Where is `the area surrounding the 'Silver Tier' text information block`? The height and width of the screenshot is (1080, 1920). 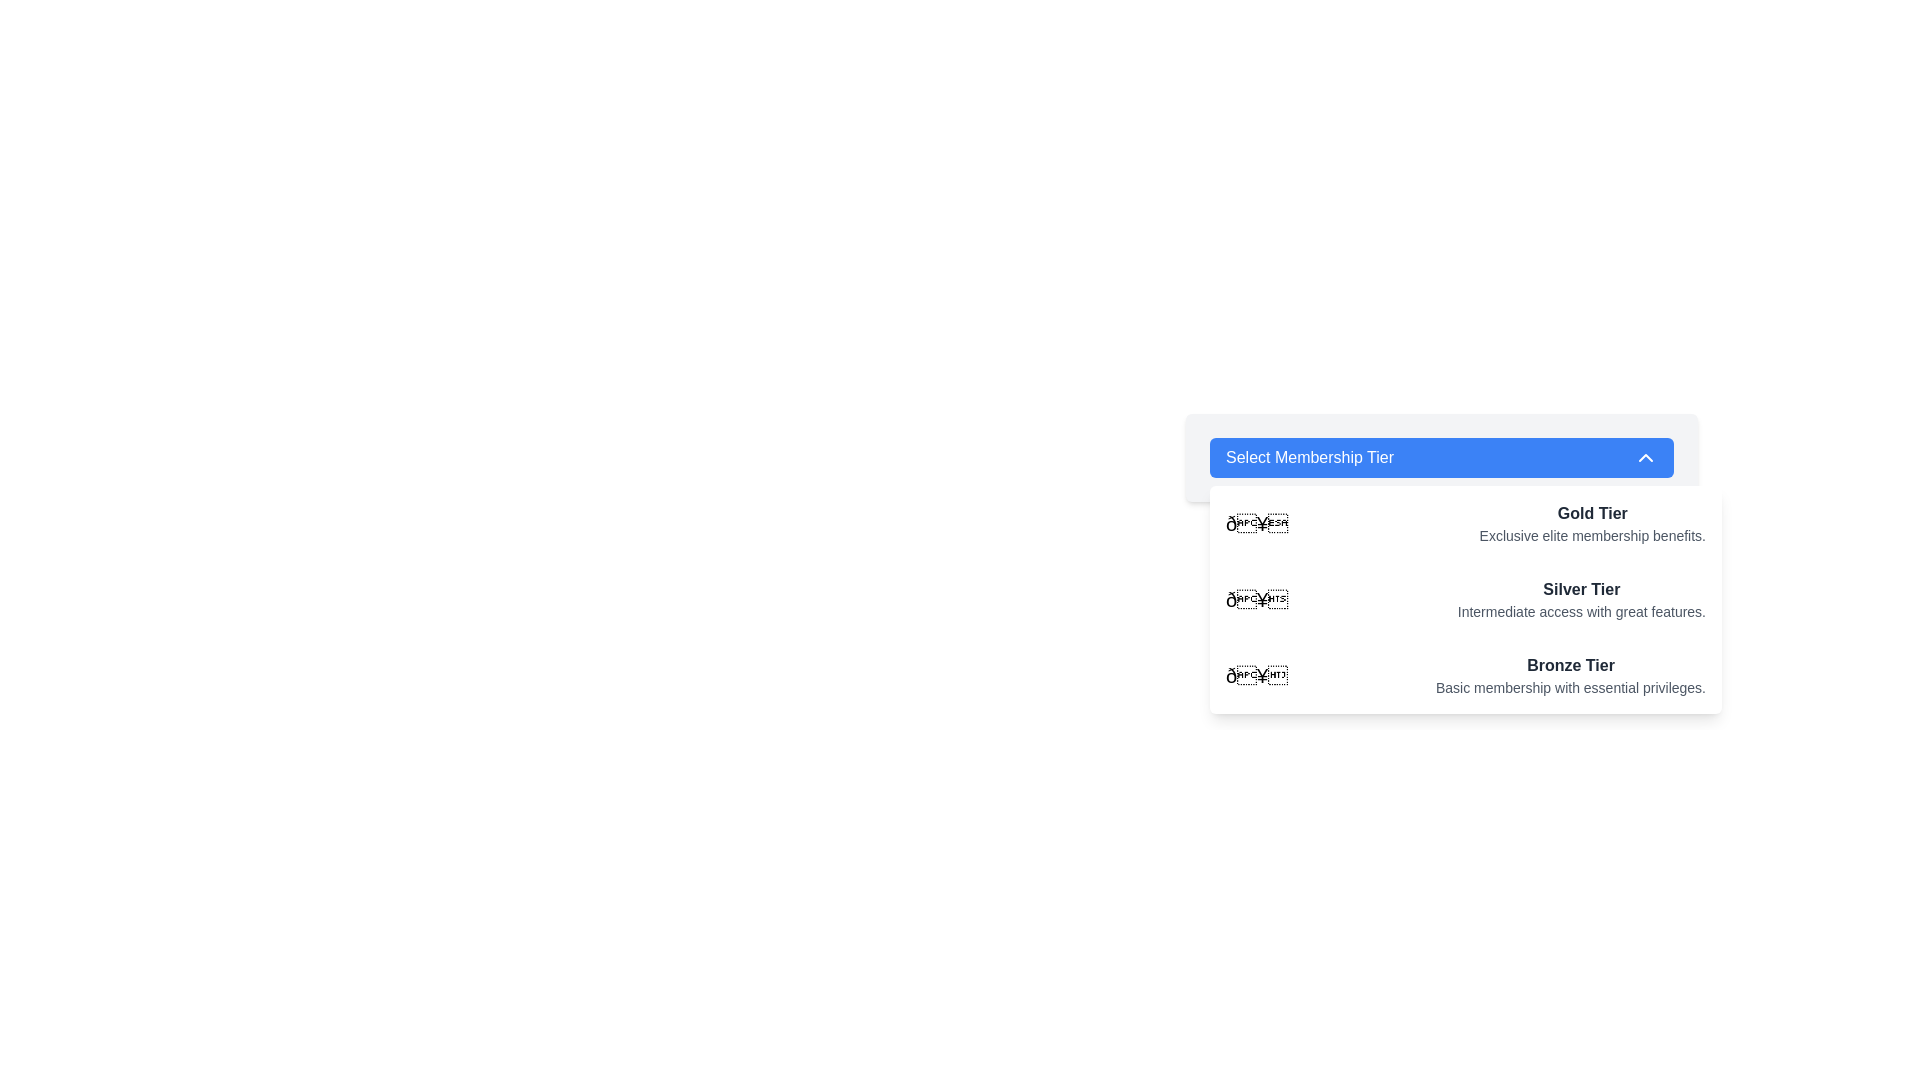 the area surrounding the 'Silver Tier' text information block is located at coordinates (1580, 599).